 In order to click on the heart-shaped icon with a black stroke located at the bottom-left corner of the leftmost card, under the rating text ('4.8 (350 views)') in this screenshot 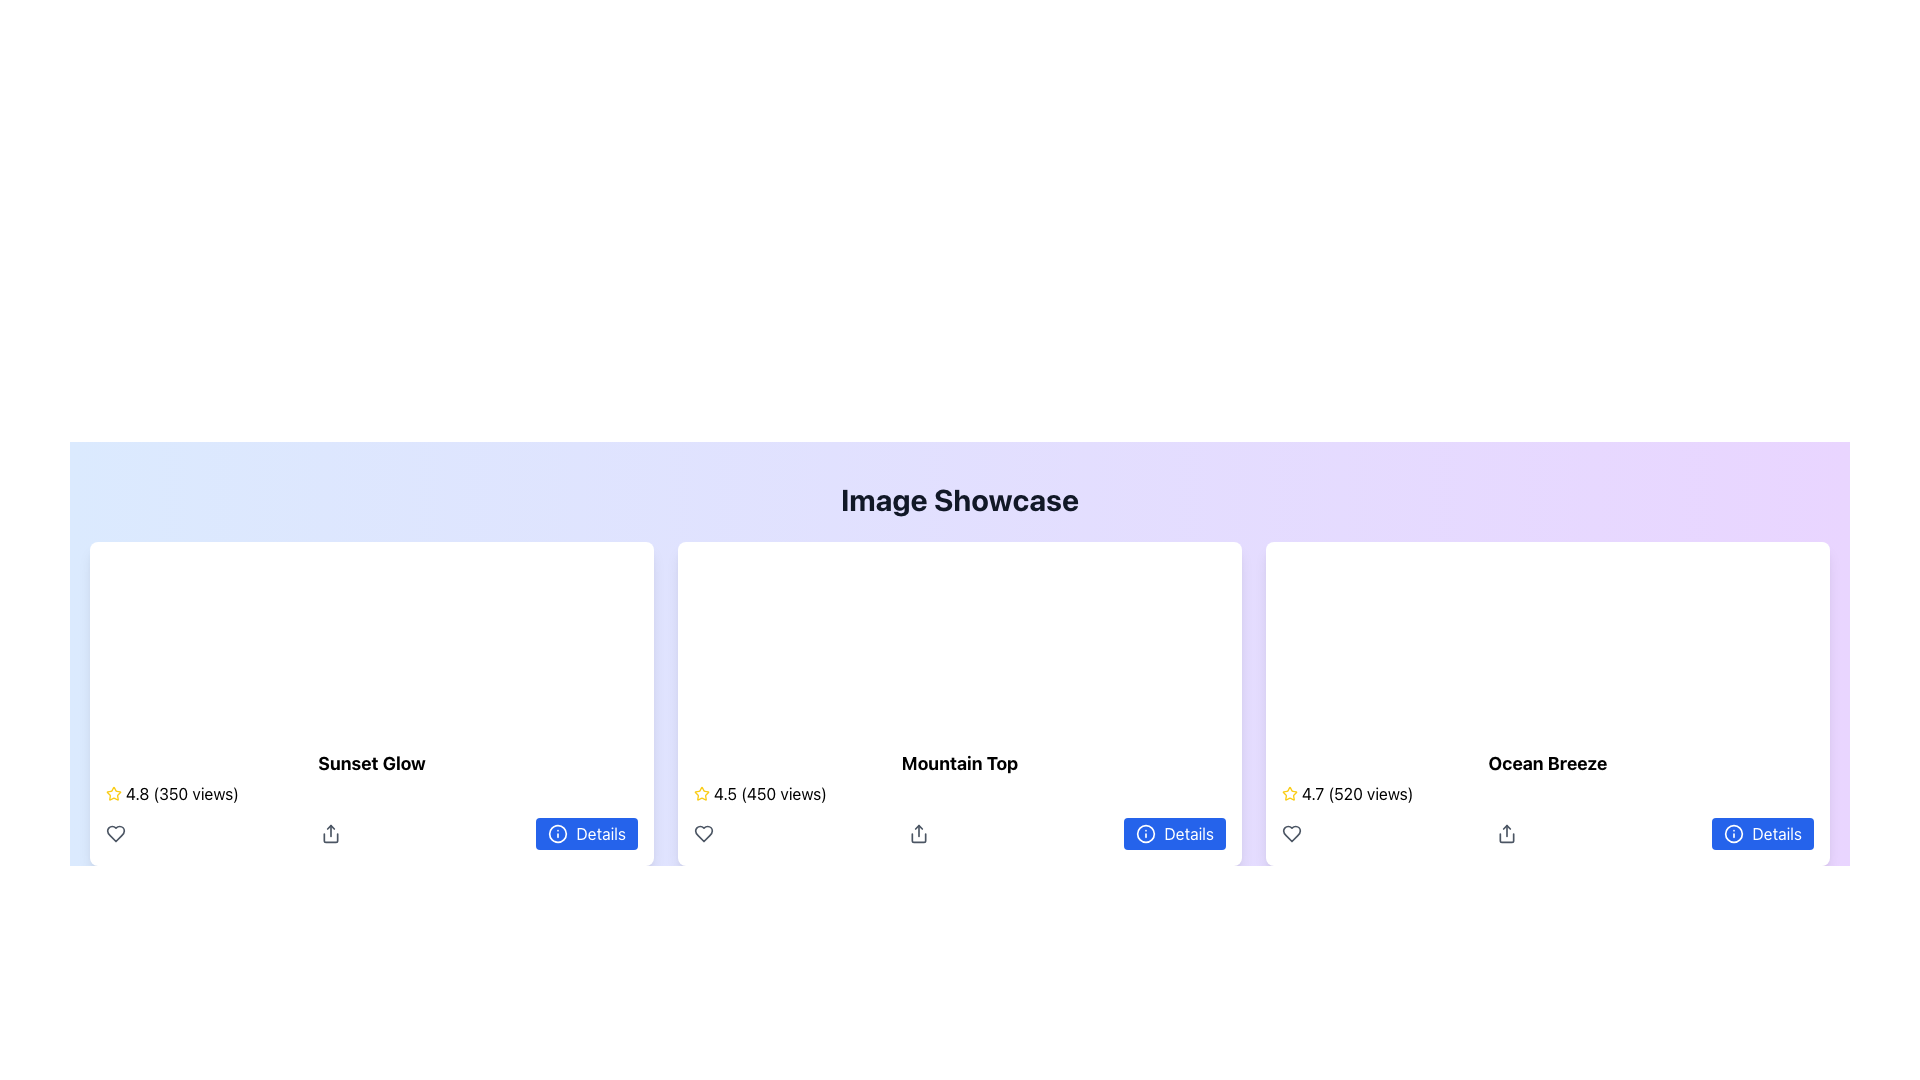, I will do `click(114, 833)`.